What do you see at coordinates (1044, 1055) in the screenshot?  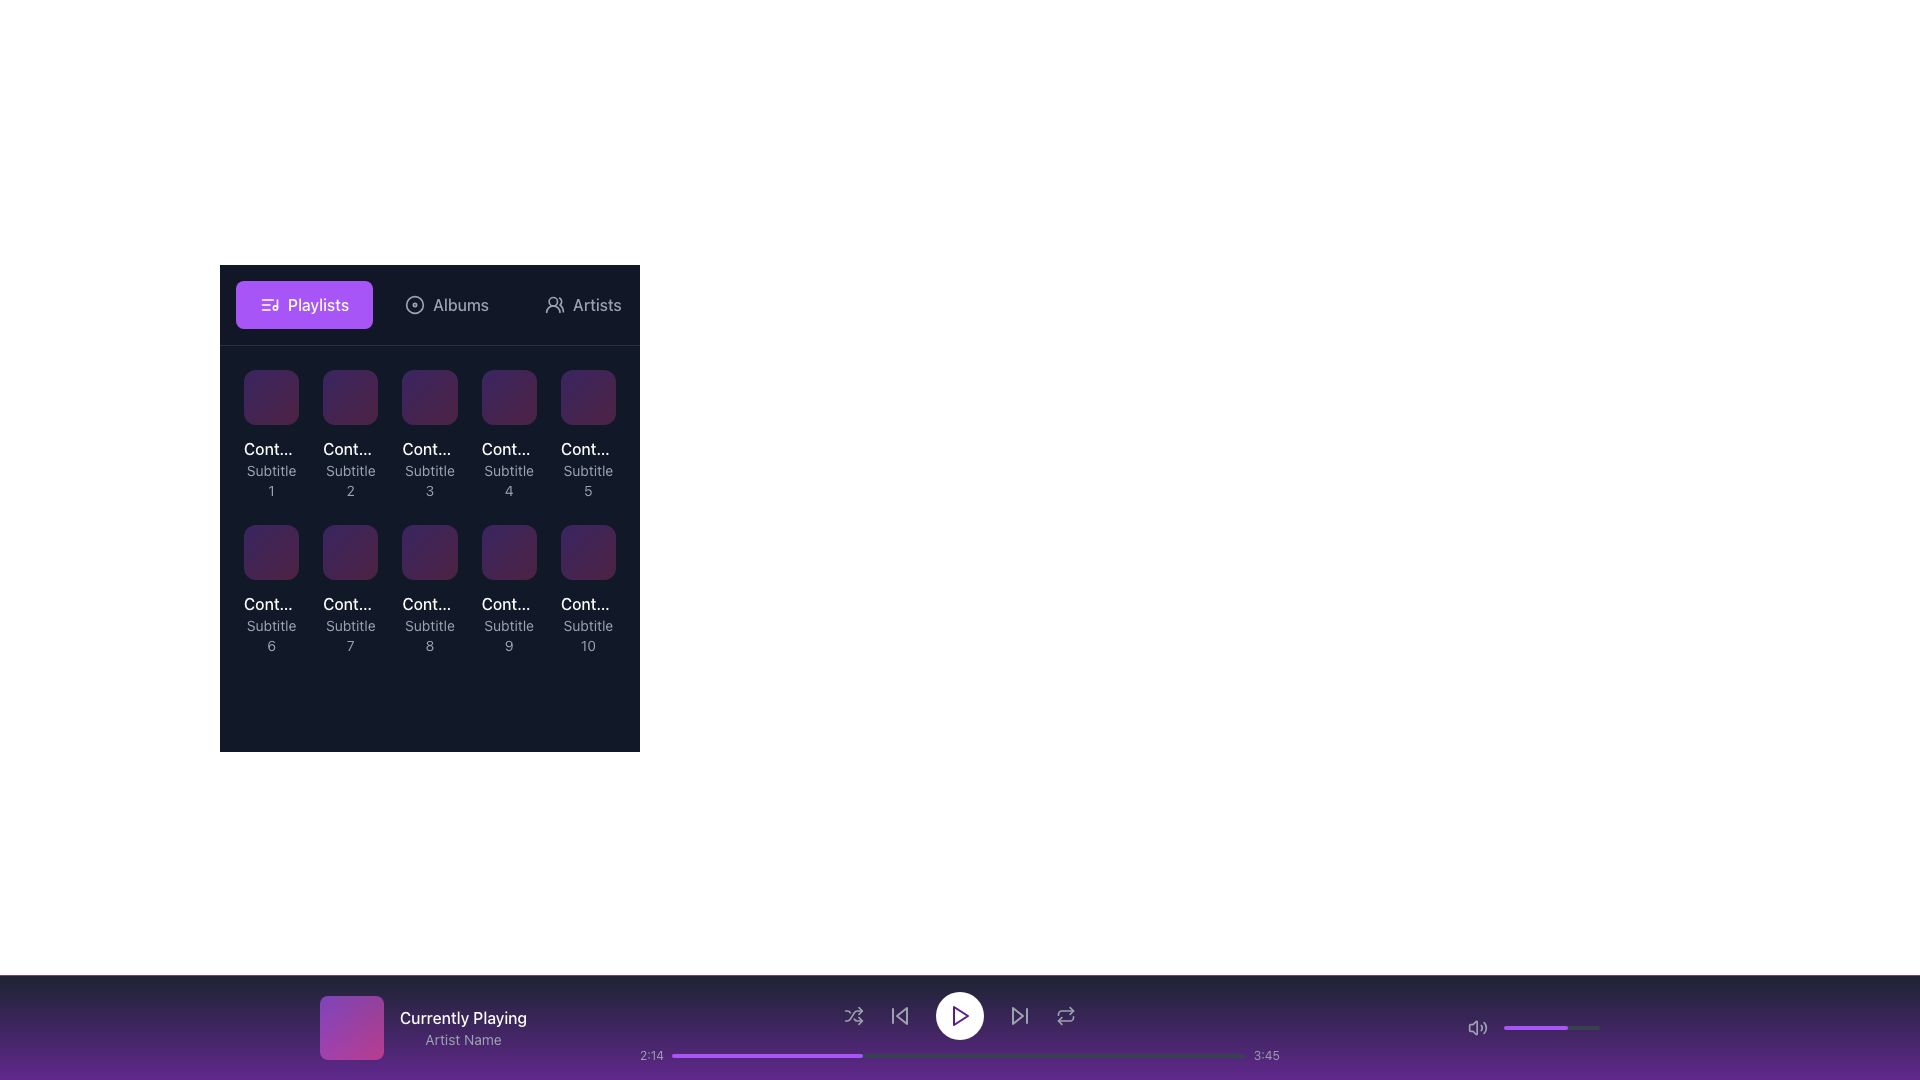 I see `progress` at bounding box center [1044, 1055].